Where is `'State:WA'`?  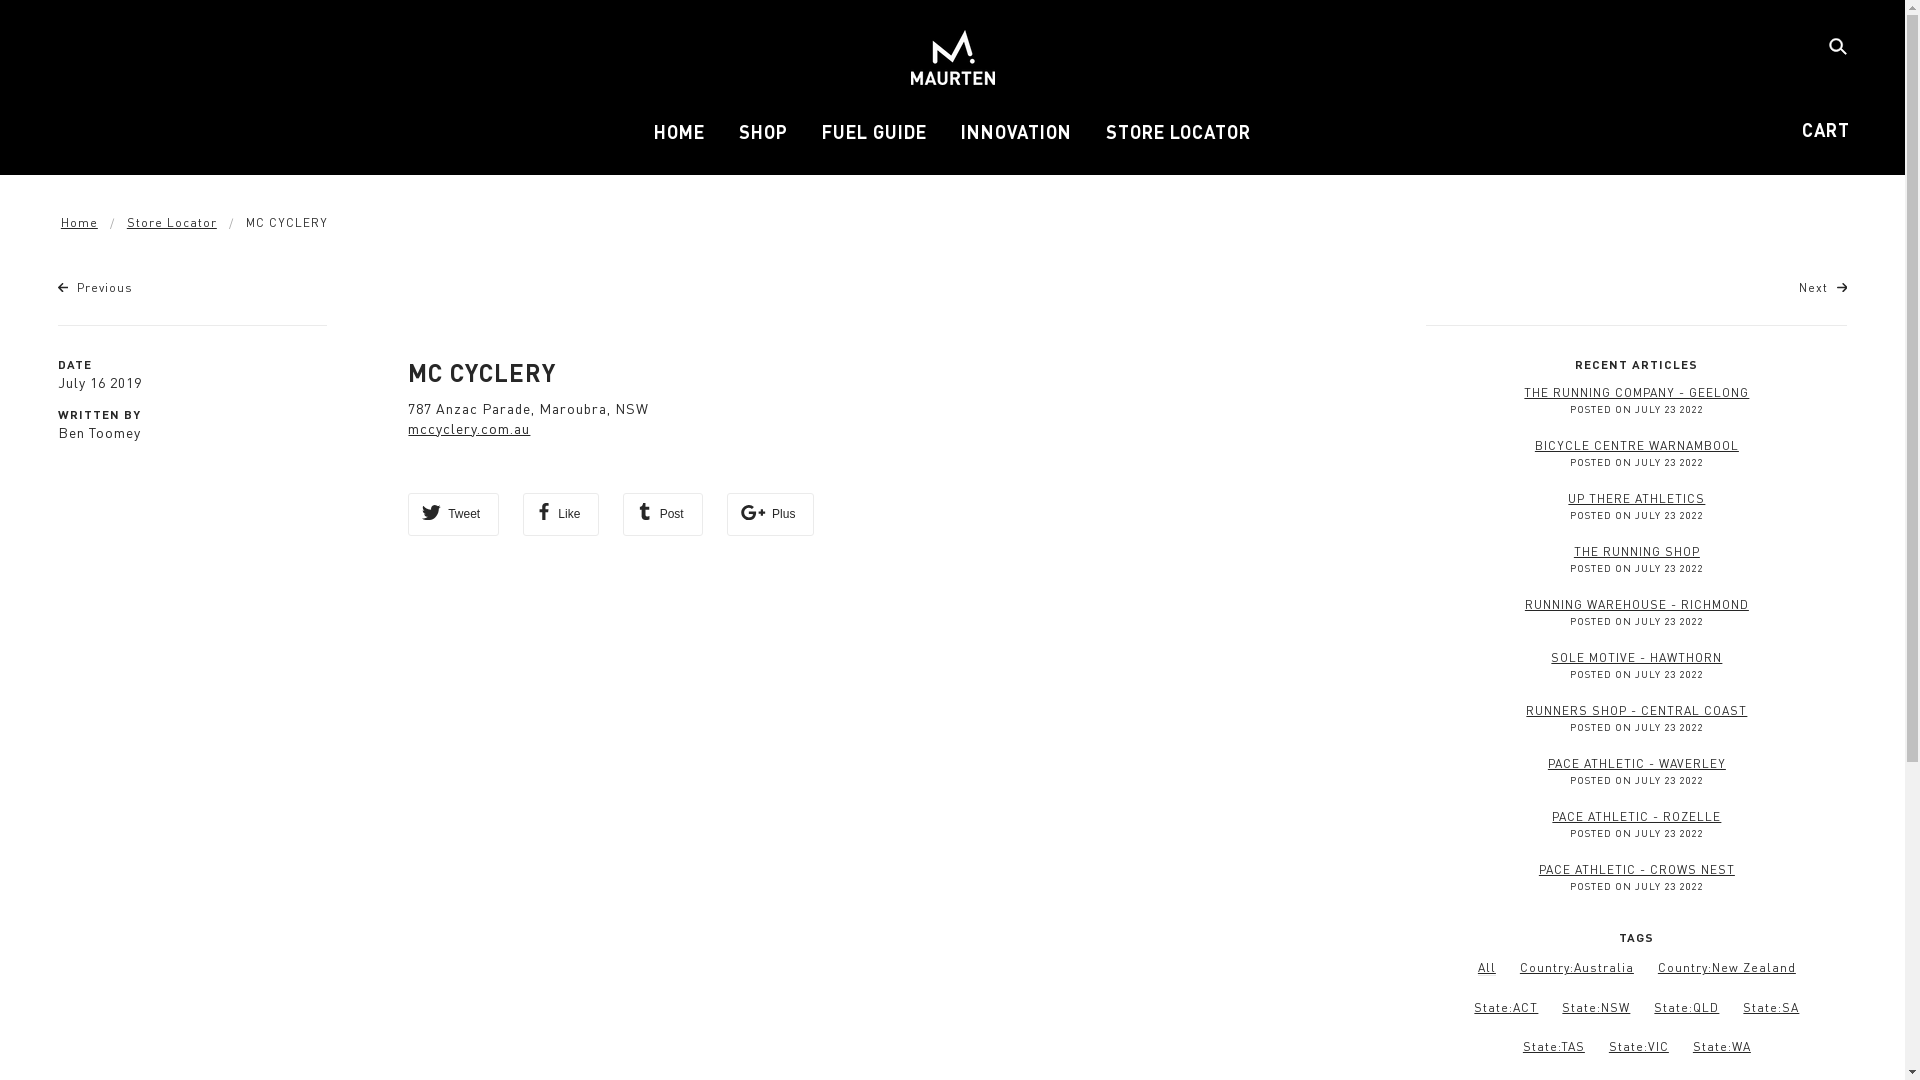
'State:WA' is located at coordinates (1721, 1045).